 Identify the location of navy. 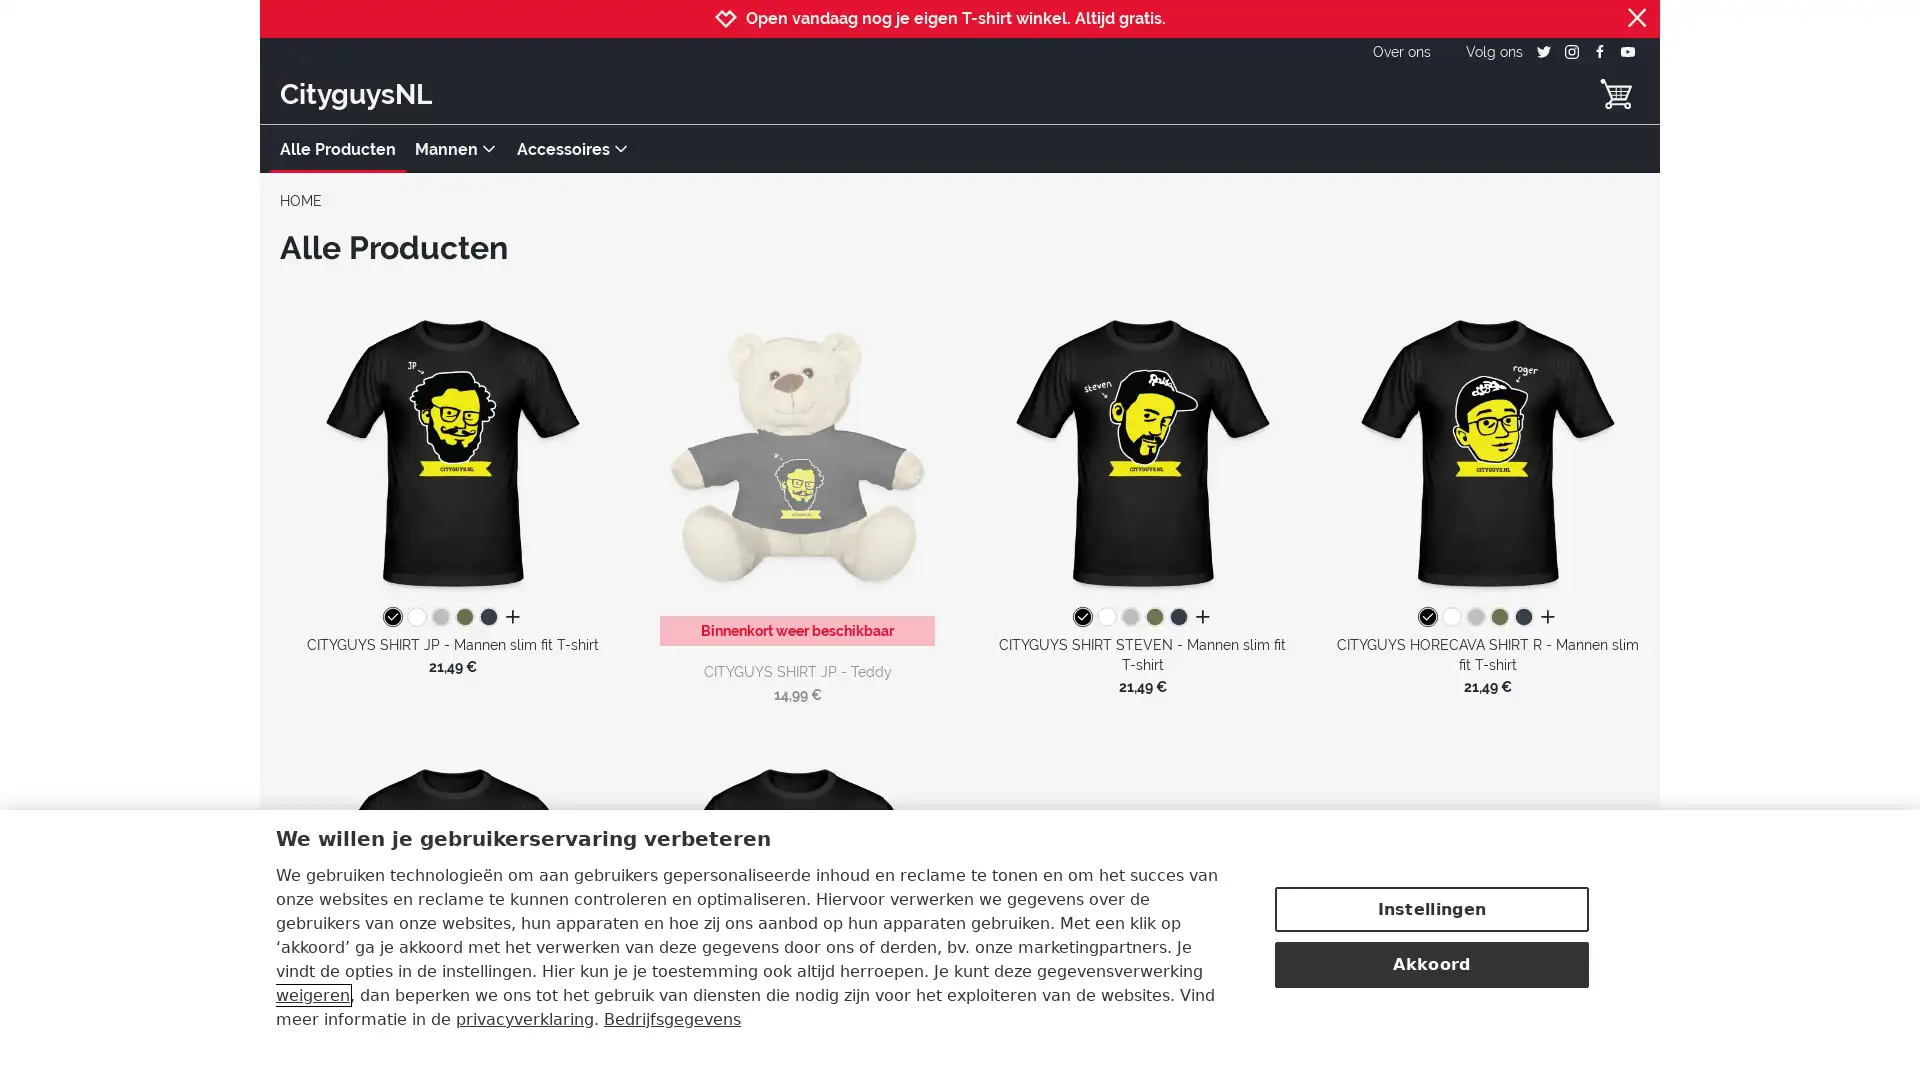
(488, 617).